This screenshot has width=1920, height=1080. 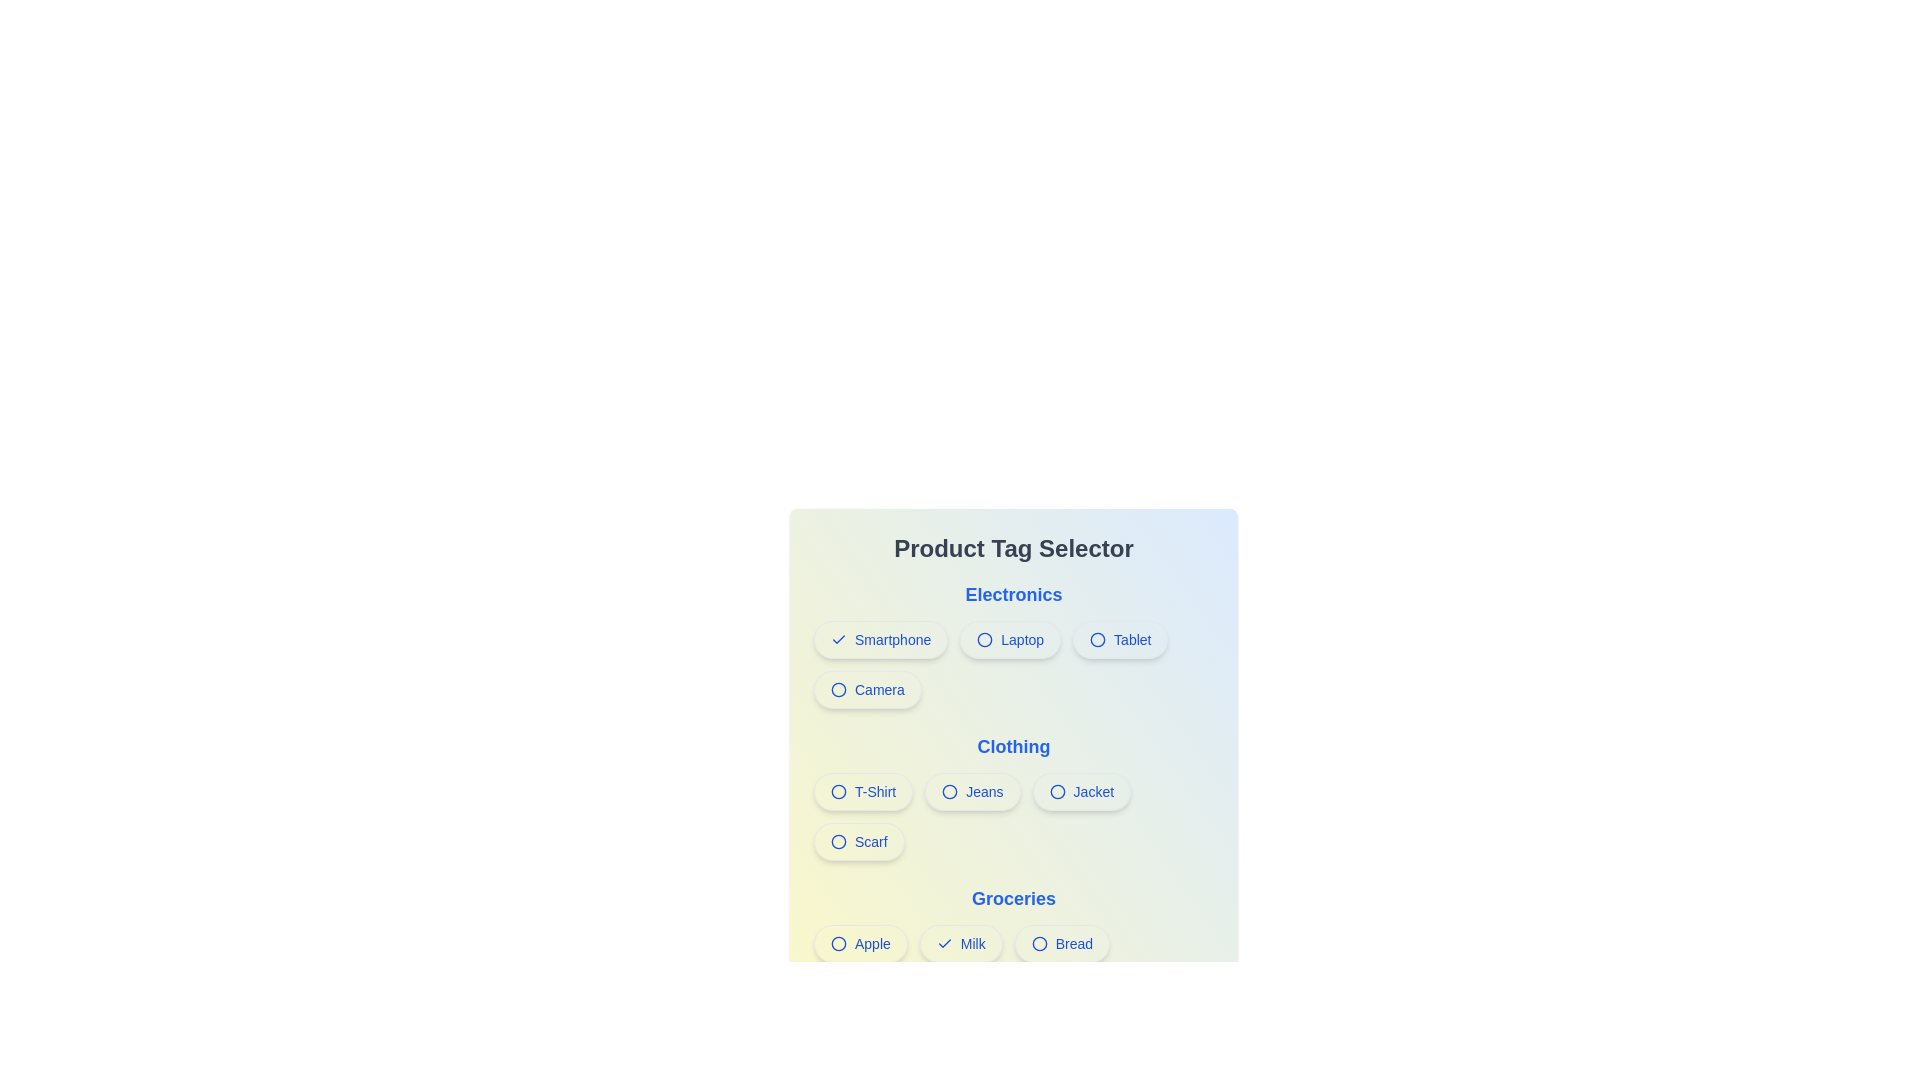 I want to click on the 'Jeans' category button, so click(x=1013, y=796).